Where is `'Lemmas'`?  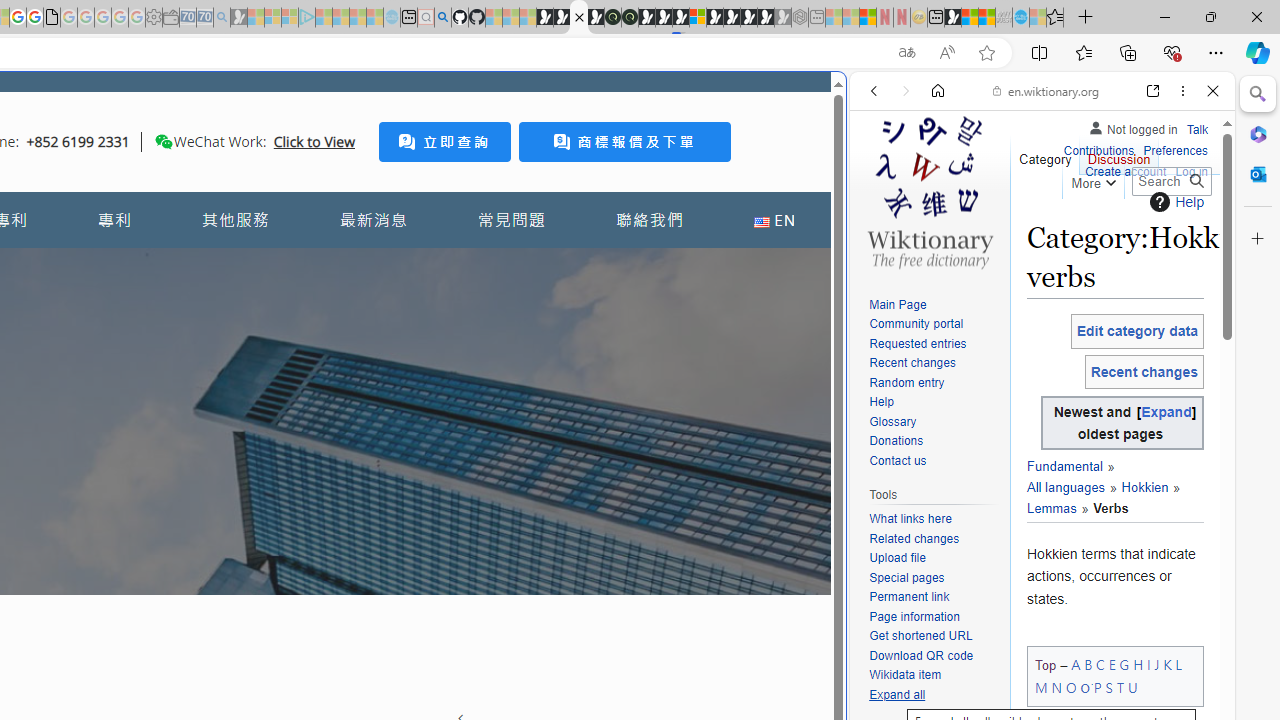
'Lemmas' is located at coordinates (1050, 506).